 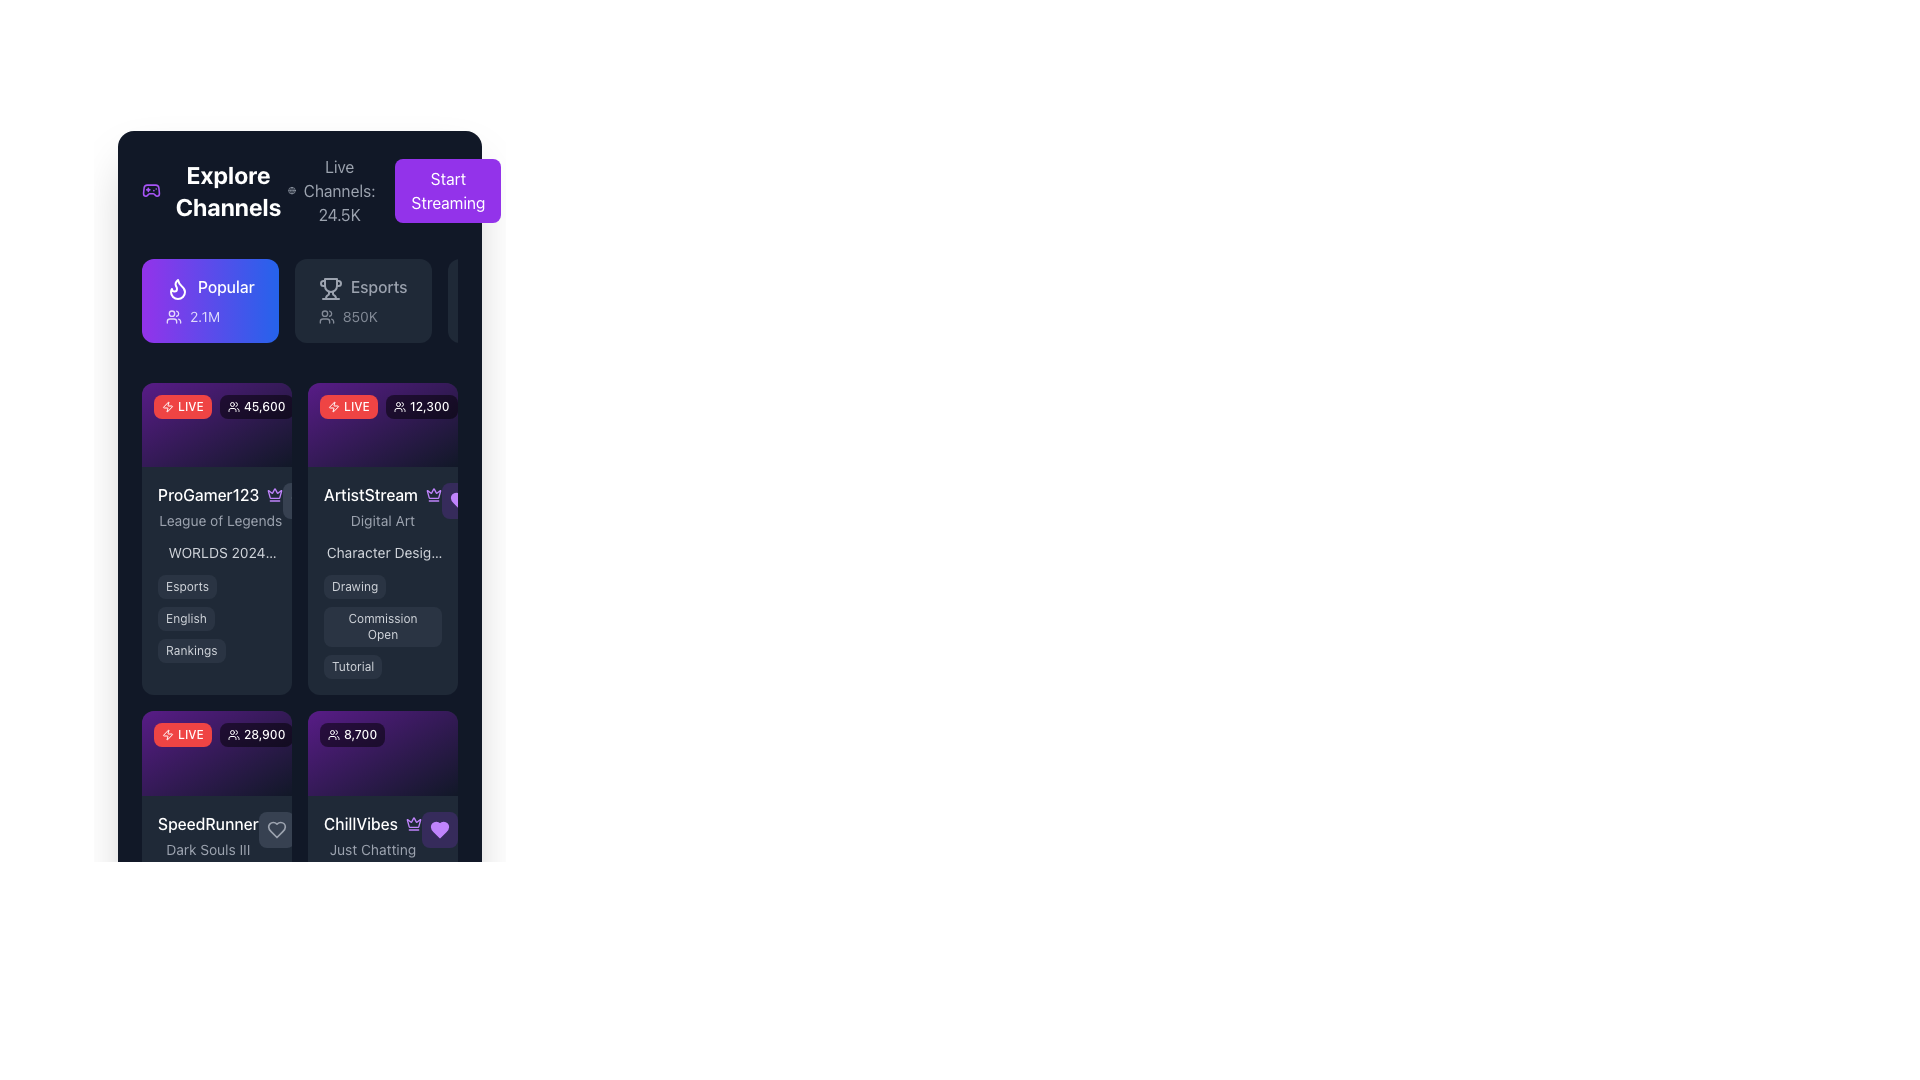 What do you see at coordinates (150, 191) in the screenshot?
I see `the gaming-related icon located towards the upper right section of the interface, which represents gamepad functionality` at bounding box center [150, 191].